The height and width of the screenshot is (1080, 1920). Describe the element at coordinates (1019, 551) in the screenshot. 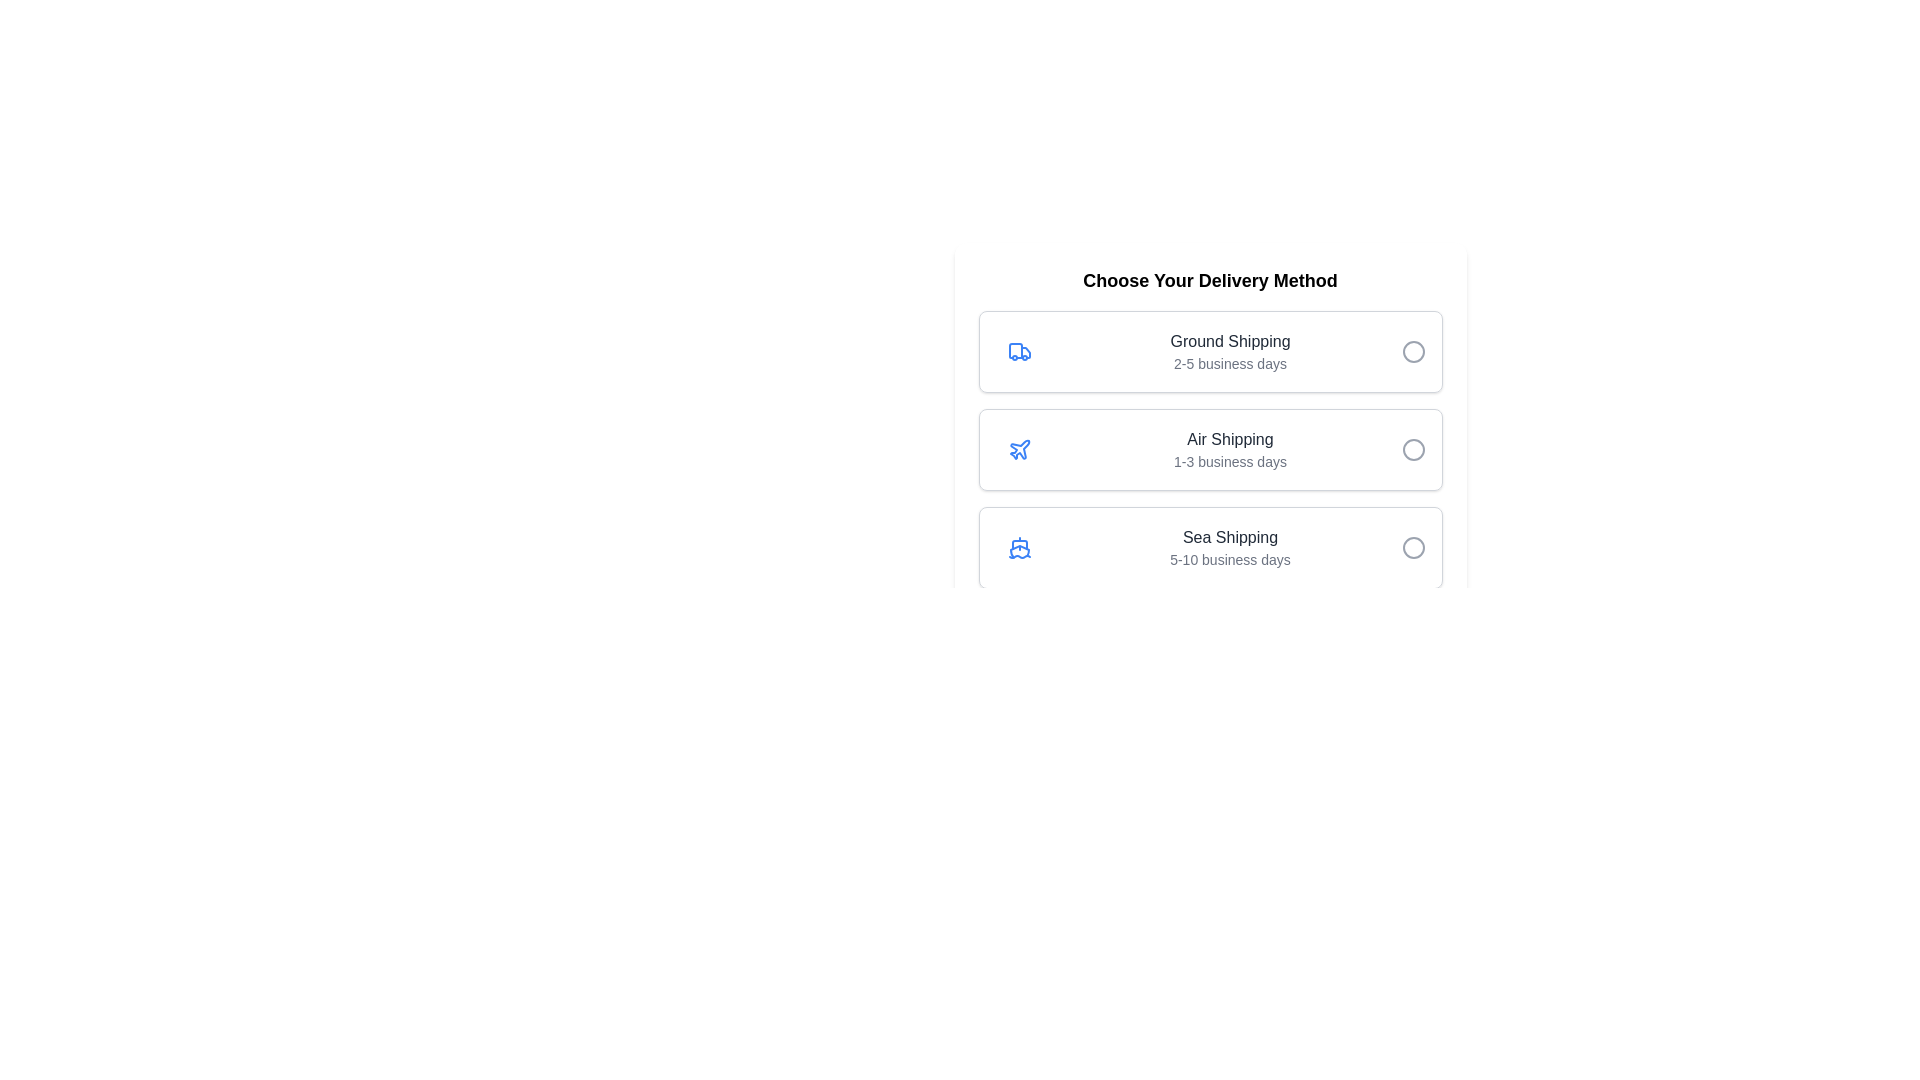

I see `the ship icon representing sea shipping, located at the lower right corner of the item's icon group` at that location.